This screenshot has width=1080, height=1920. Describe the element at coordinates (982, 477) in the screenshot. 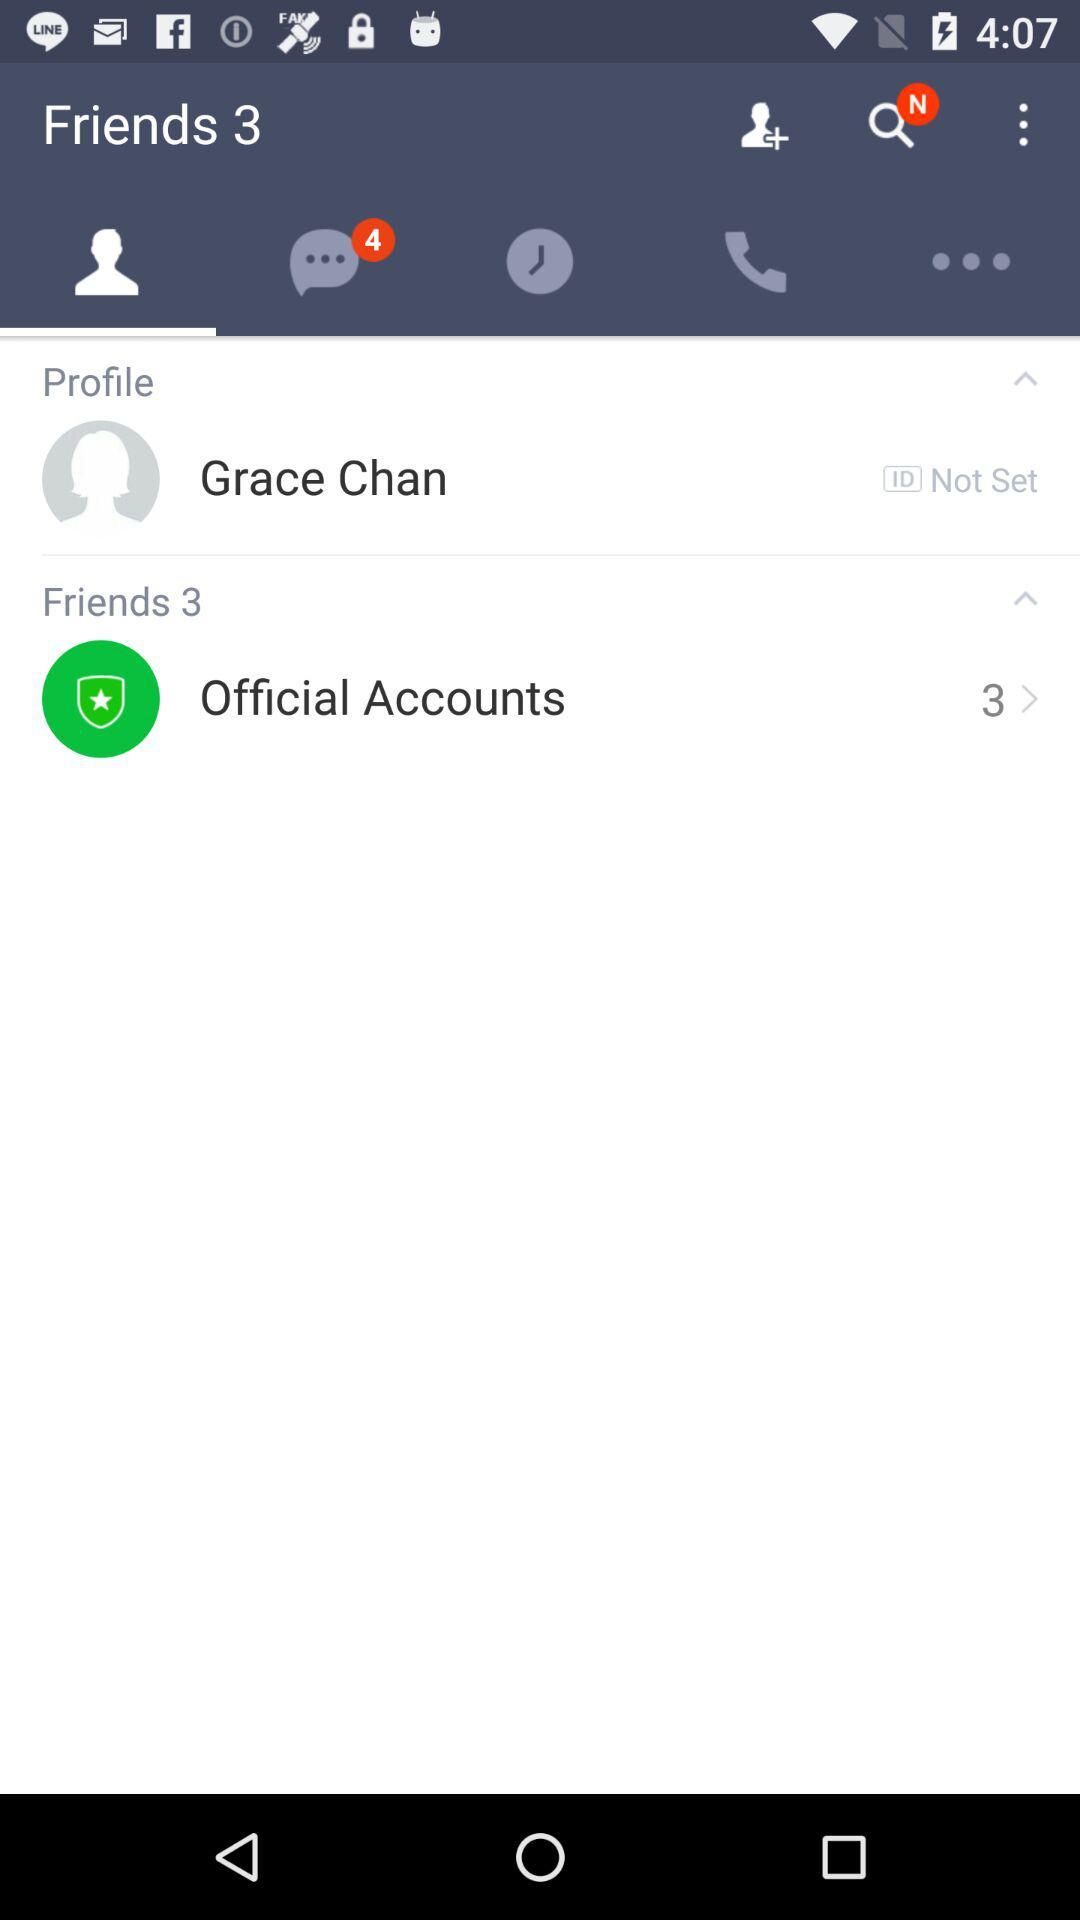

I see `item below profile item` at that location.